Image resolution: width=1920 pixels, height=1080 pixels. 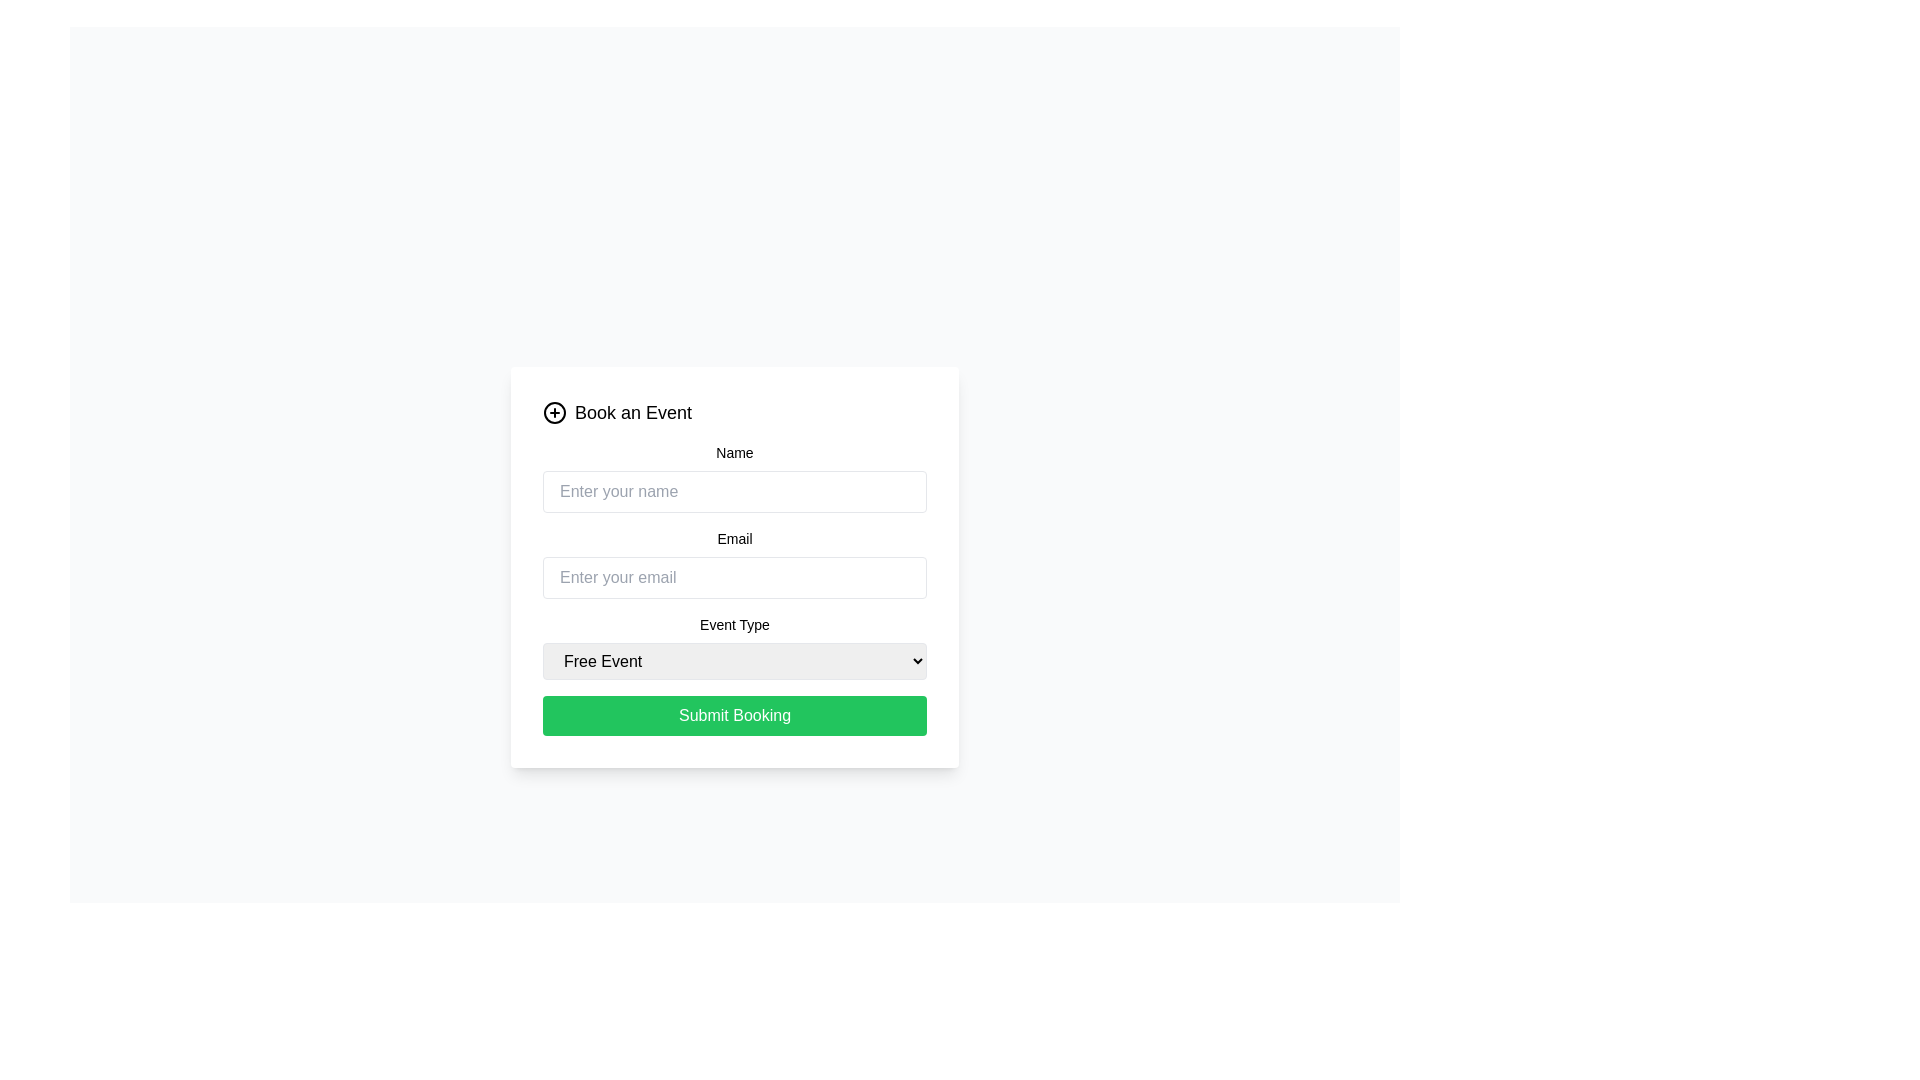 I want to click on the central decorative circle element associated with the 'Book an Event' label, which represents a positive action, so click(x=555, y=411).